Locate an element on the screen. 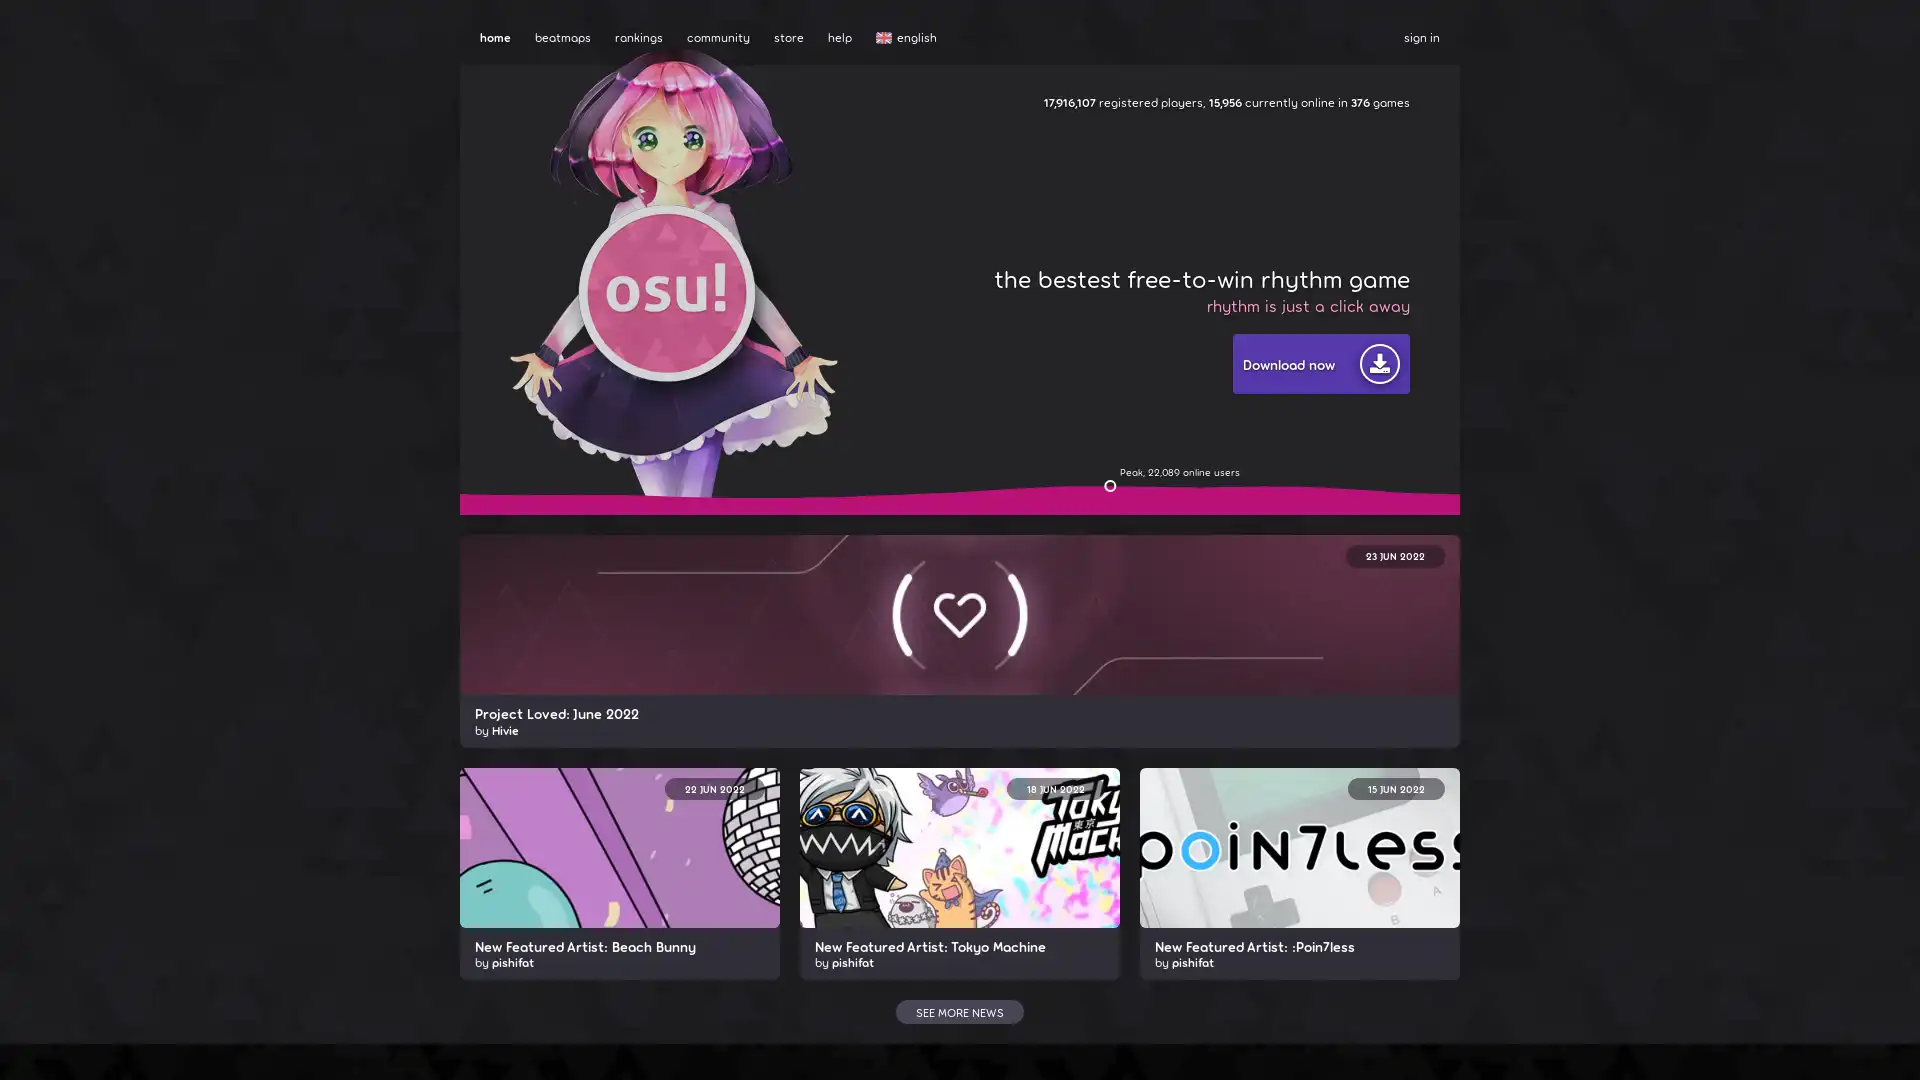  svenska is located at coordinates (935, 672).